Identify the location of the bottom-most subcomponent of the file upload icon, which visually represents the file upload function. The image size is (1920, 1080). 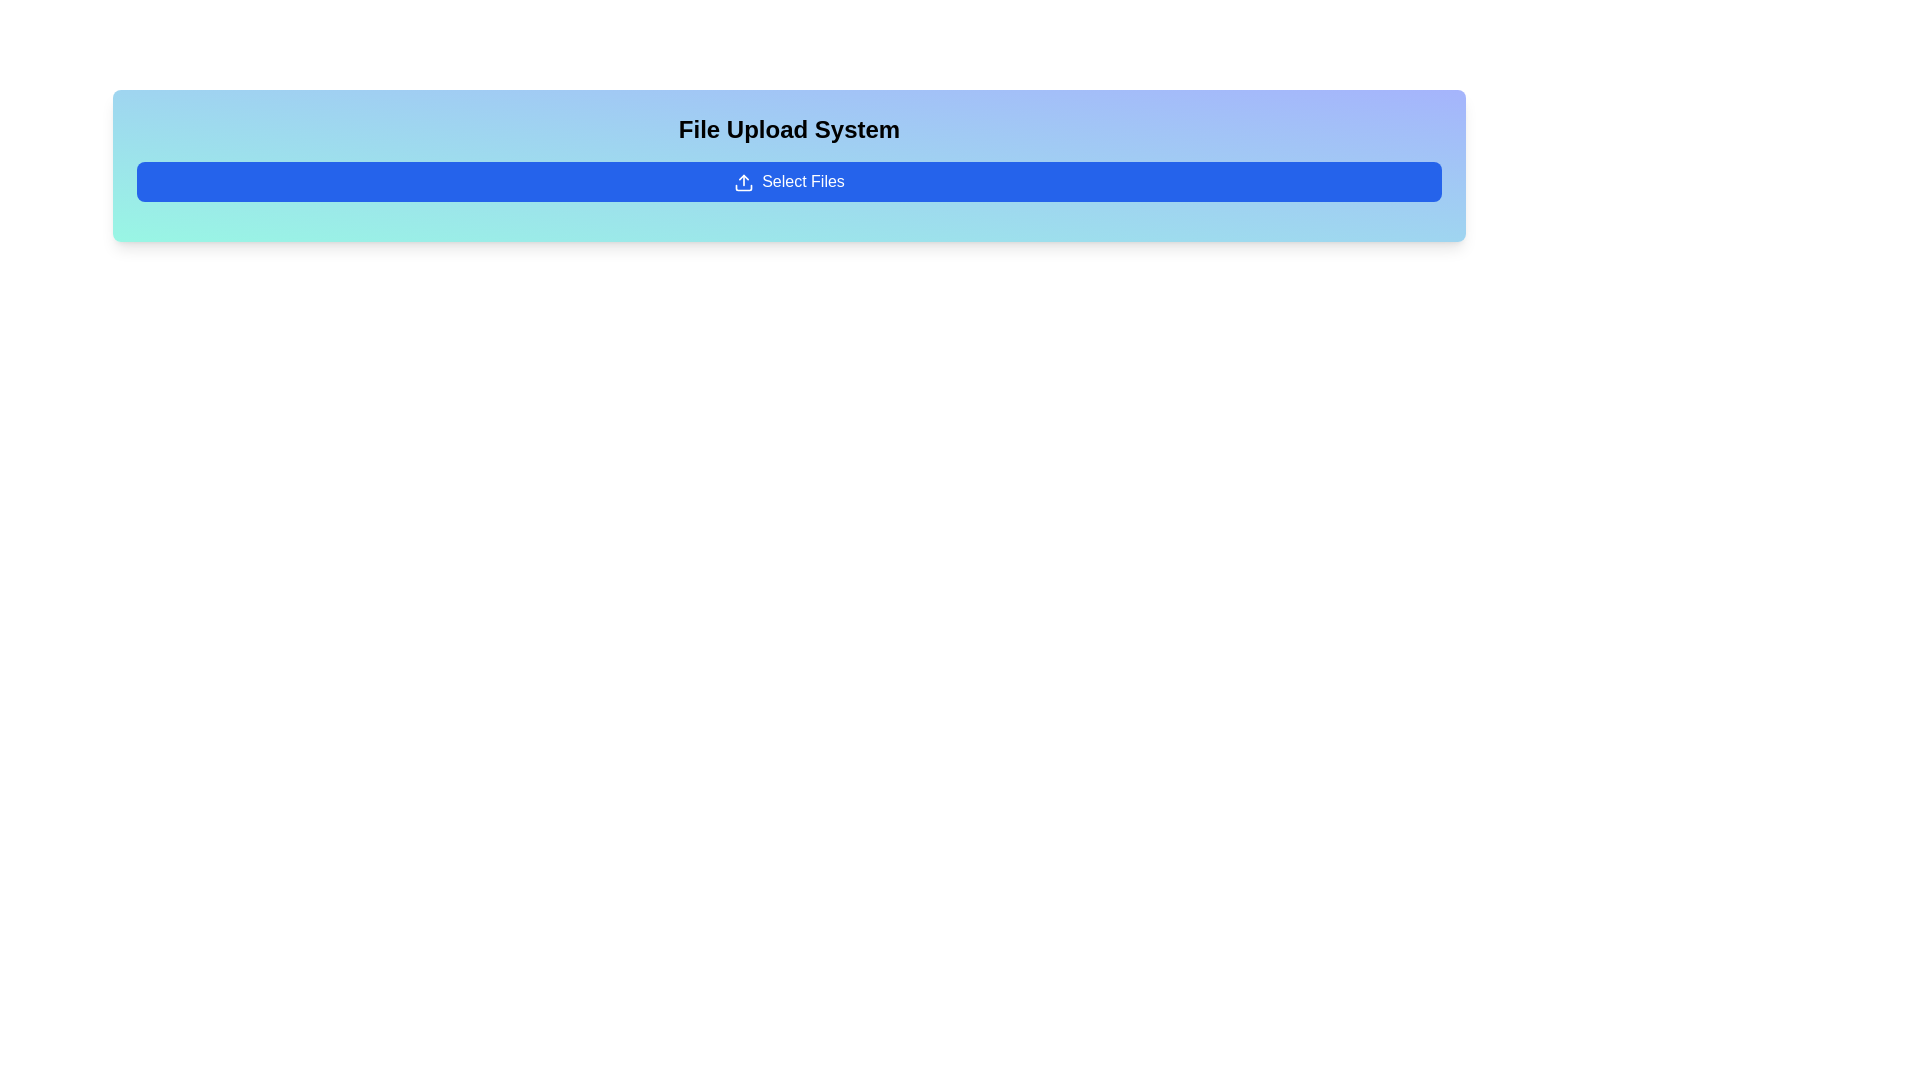
(743, 187).